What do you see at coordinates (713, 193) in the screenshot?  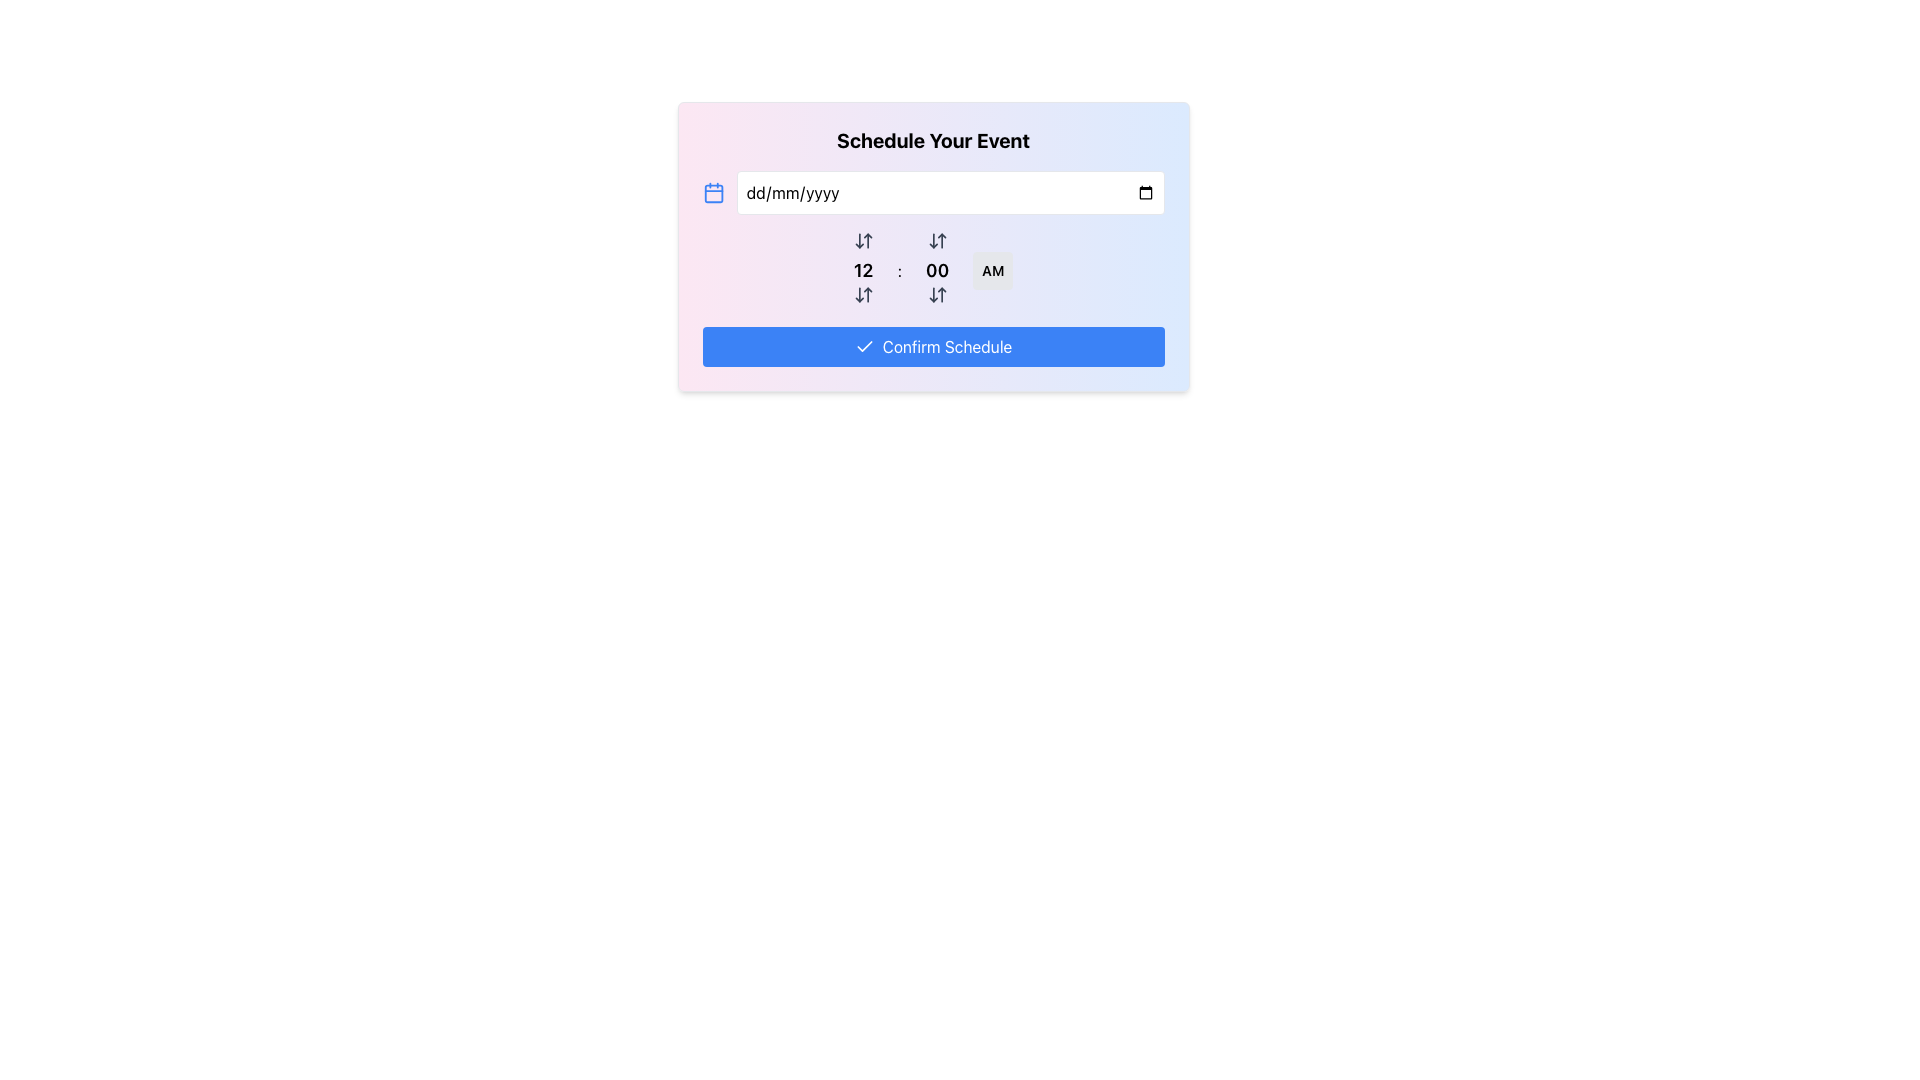 I see `the central rectangular area of the blue calendar icon, which is located to the left of the 'dd/mm/yyyy' text input box` at bounding box center [713, 193].